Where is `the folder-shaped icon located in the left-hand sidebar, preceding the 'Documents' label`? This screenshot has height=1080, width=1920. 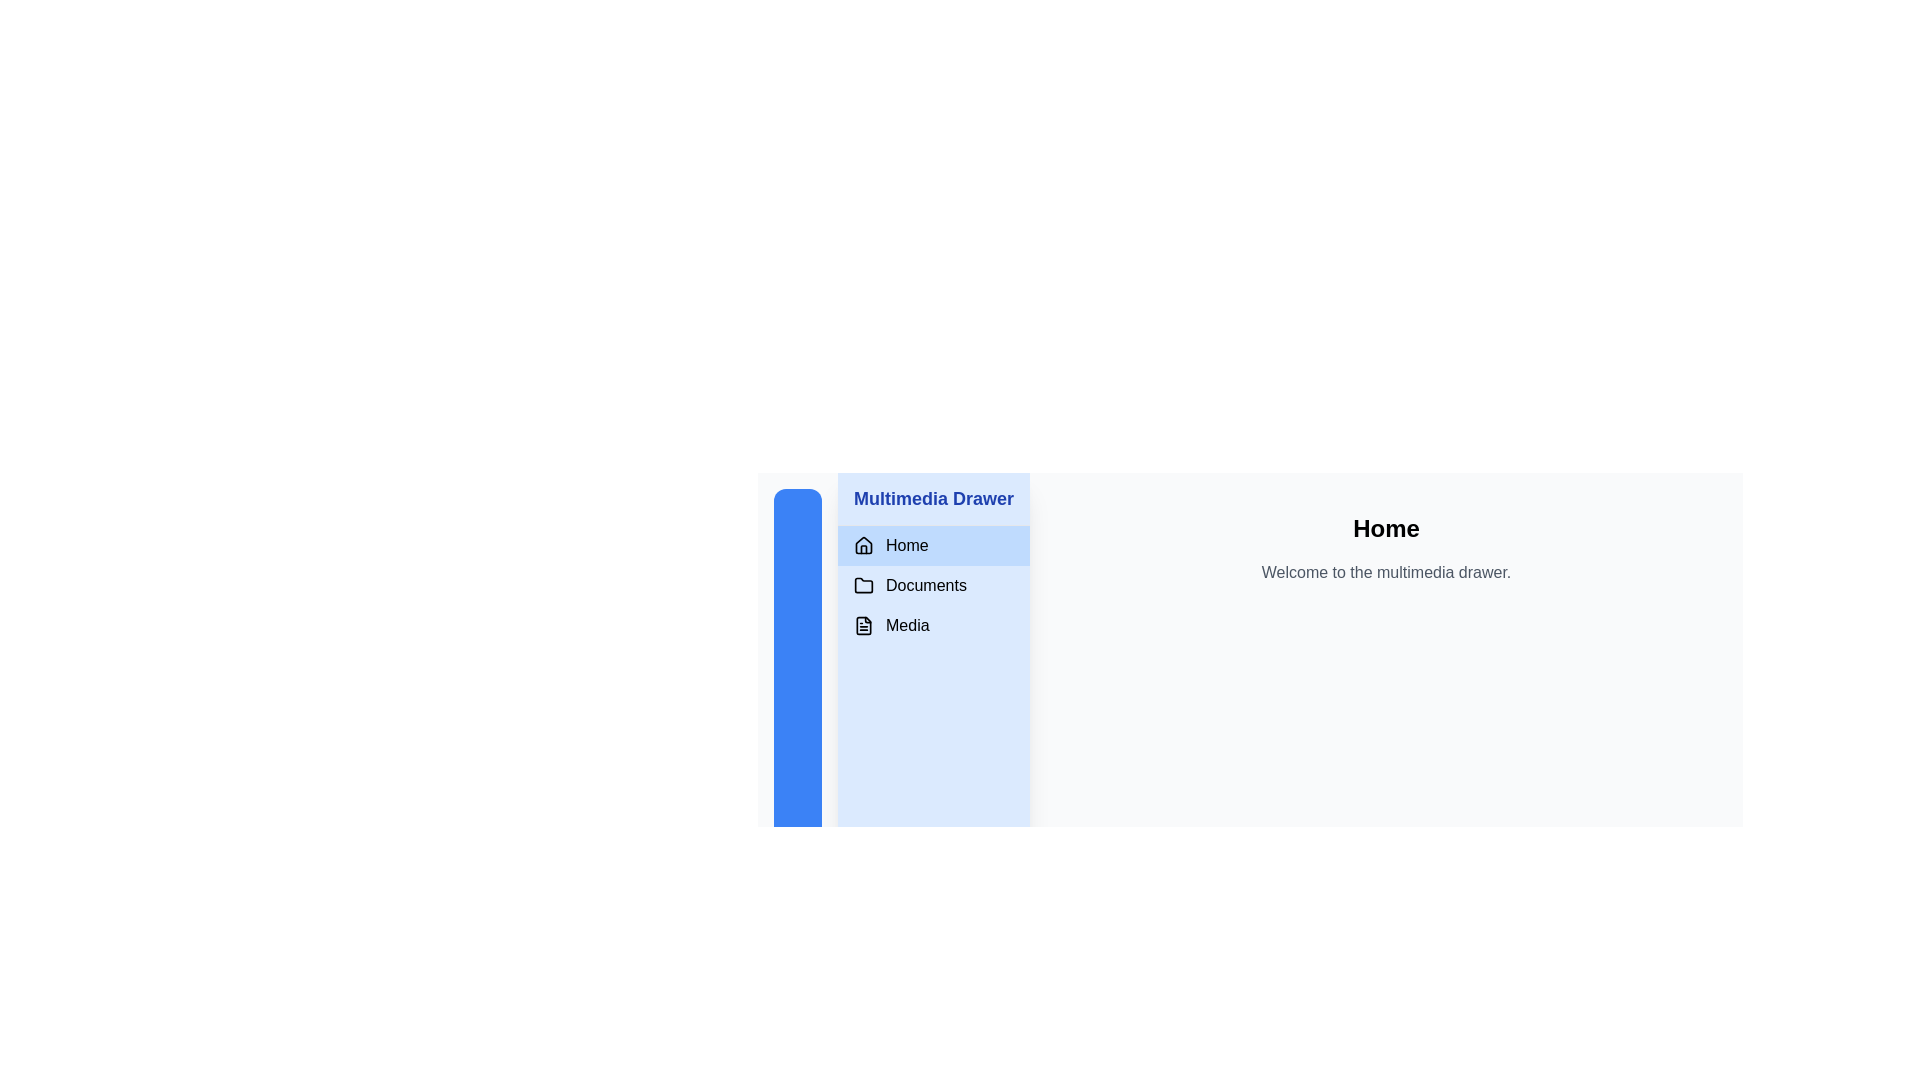 the folder-shaped icon located in the left-hand sidebar, preceding the 'Documents' label is located at coordinates (864, 585).